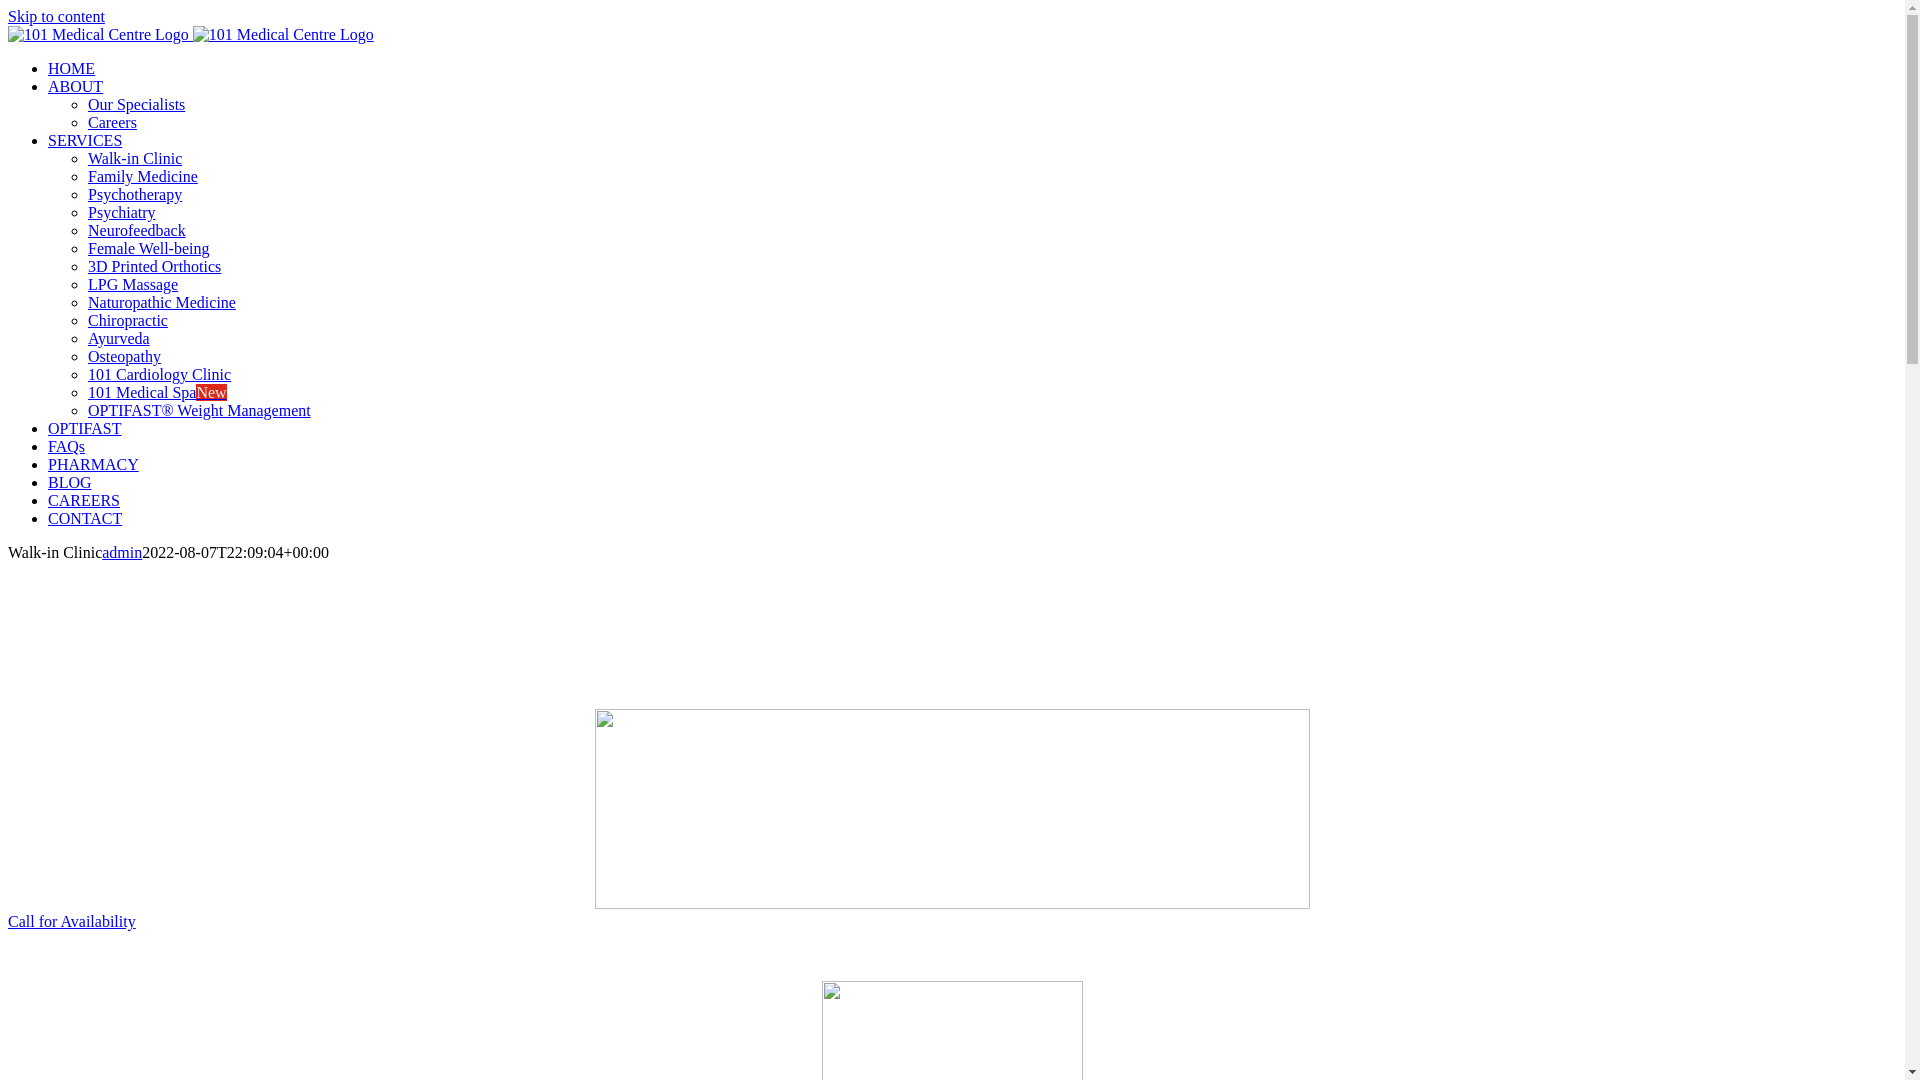  Describe the element at coordinates (56, 16) in the screenshot. I see `'Skip to content'` at that location.